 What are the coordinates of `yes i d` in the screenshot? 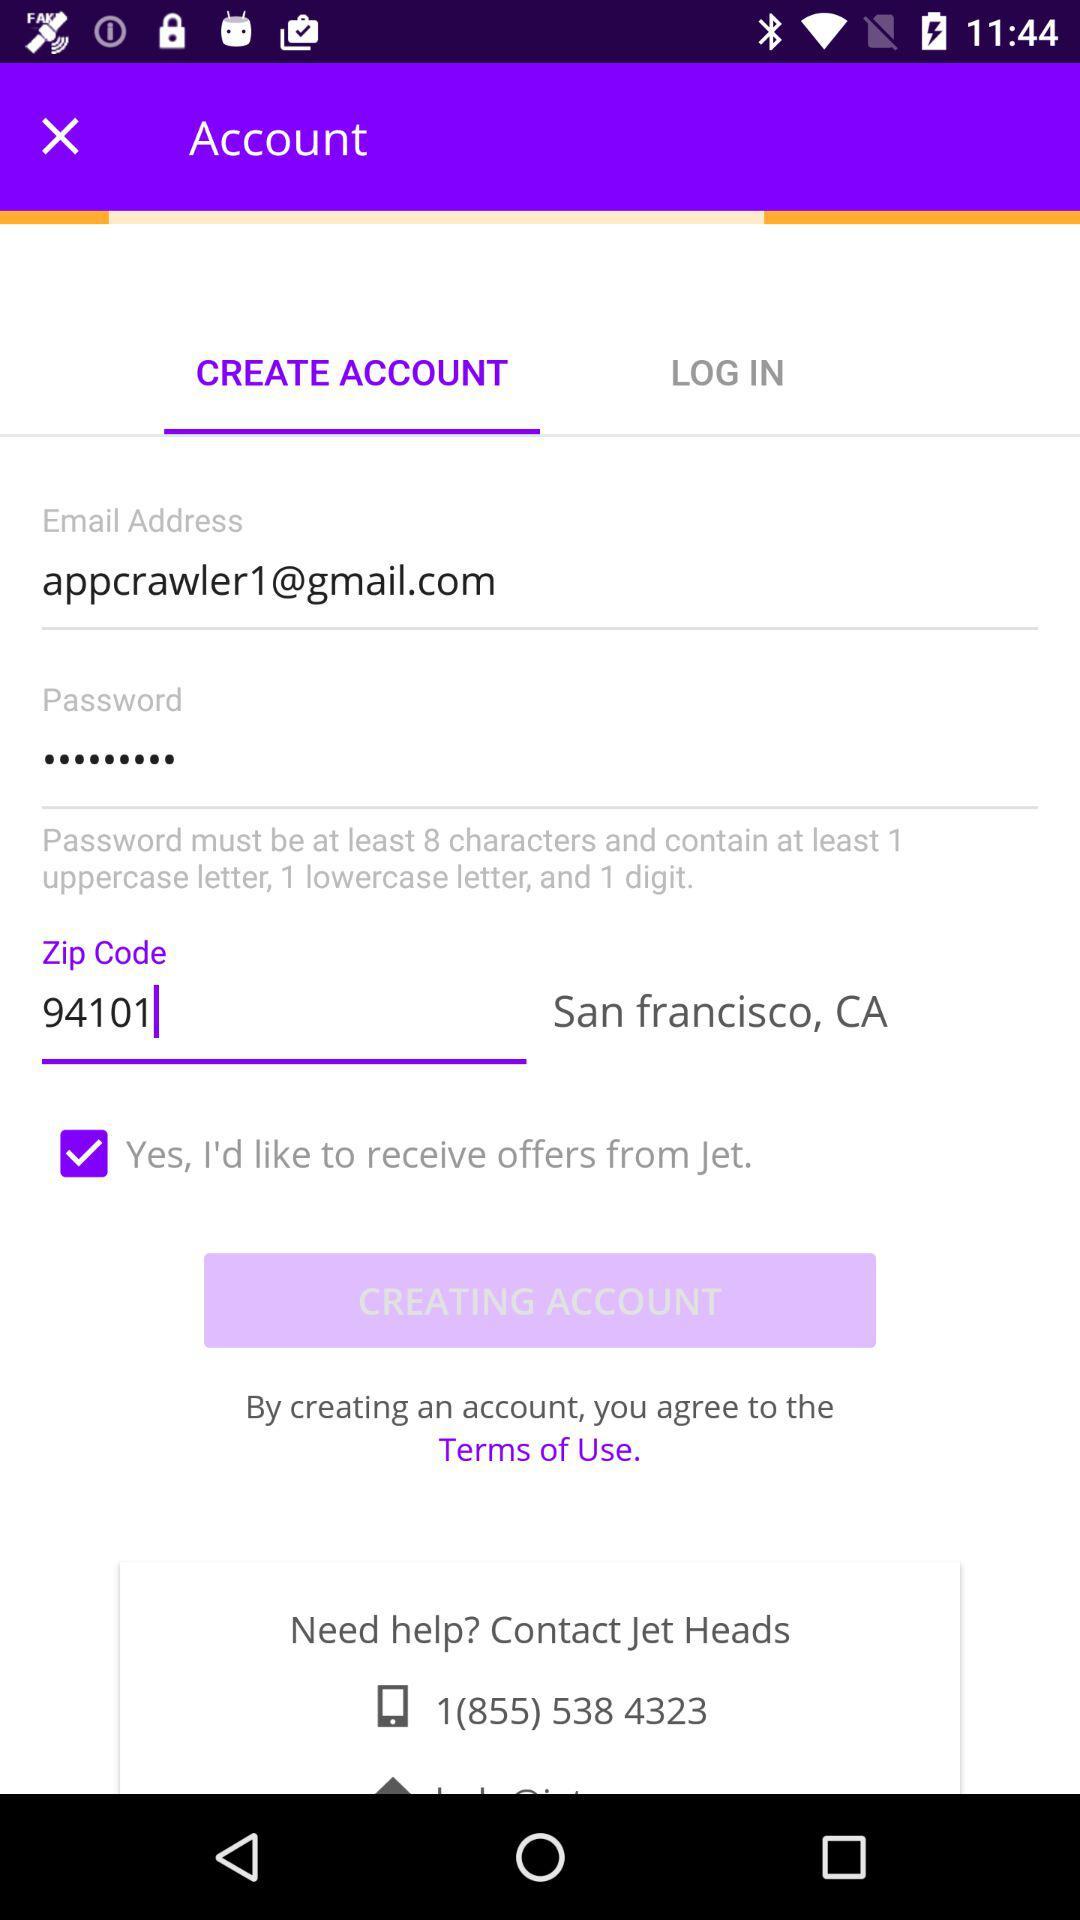 It's located at (540, 1153).